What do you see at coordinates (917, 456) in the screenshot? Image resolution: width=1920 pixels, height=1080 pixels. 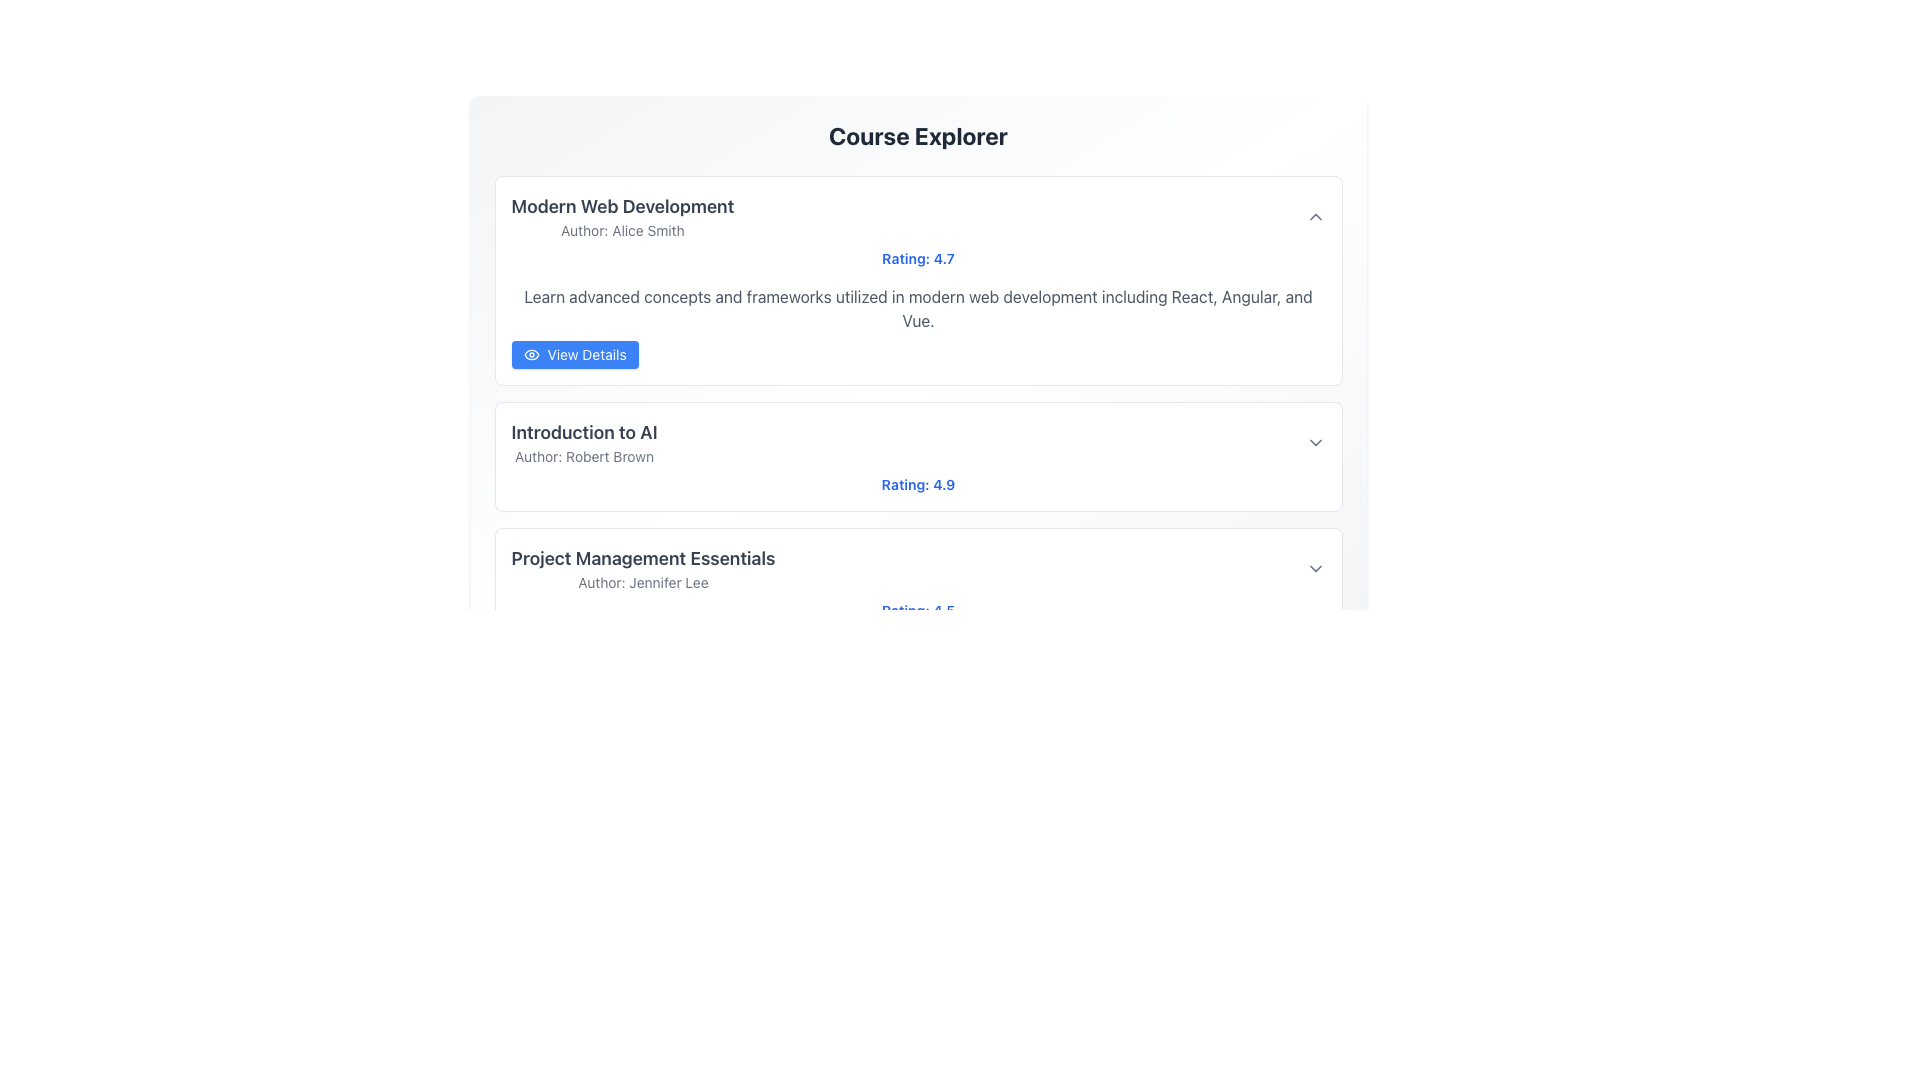 I see `the second Informational Card` at bounding box center [917, 456].